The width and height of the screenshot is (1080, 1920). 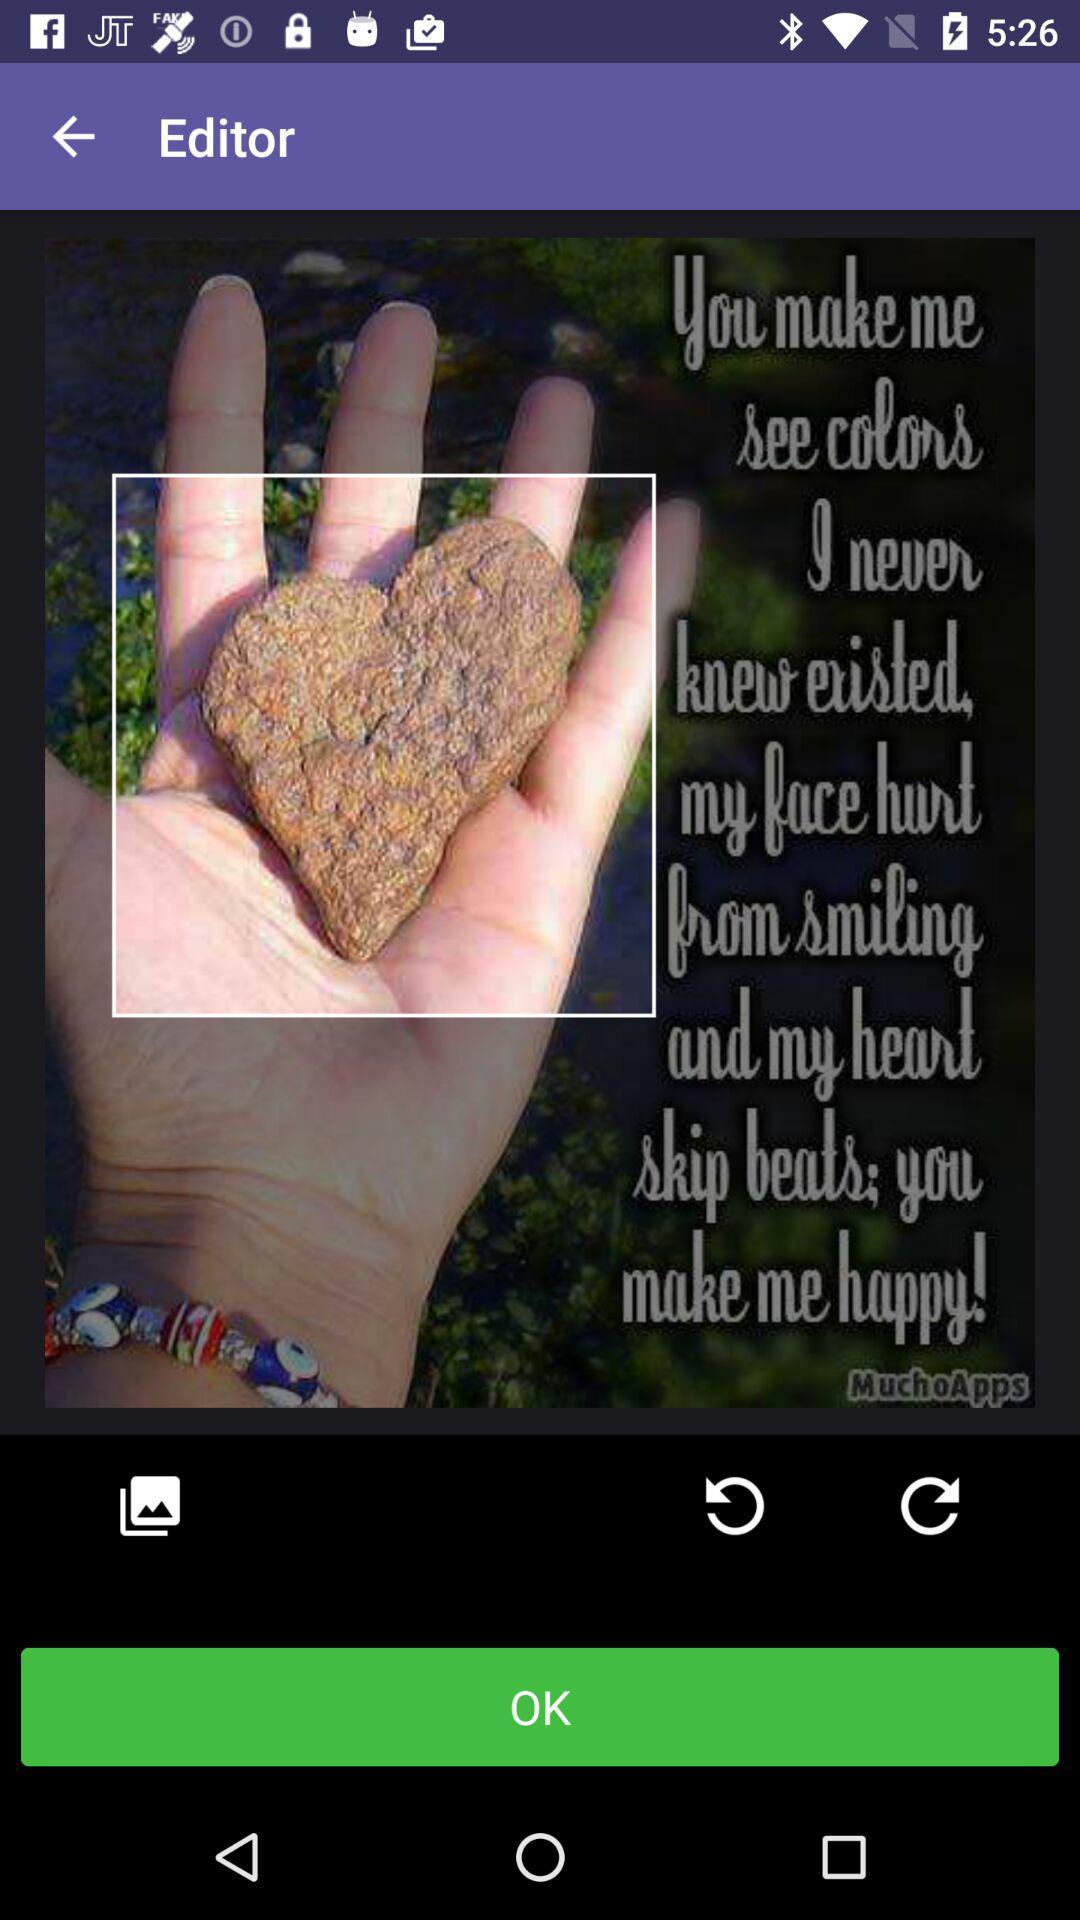 What do you see at coordinates (72, 135) in the screenshot?
I see `the app next to editor app` at bounding box center [72, 135].